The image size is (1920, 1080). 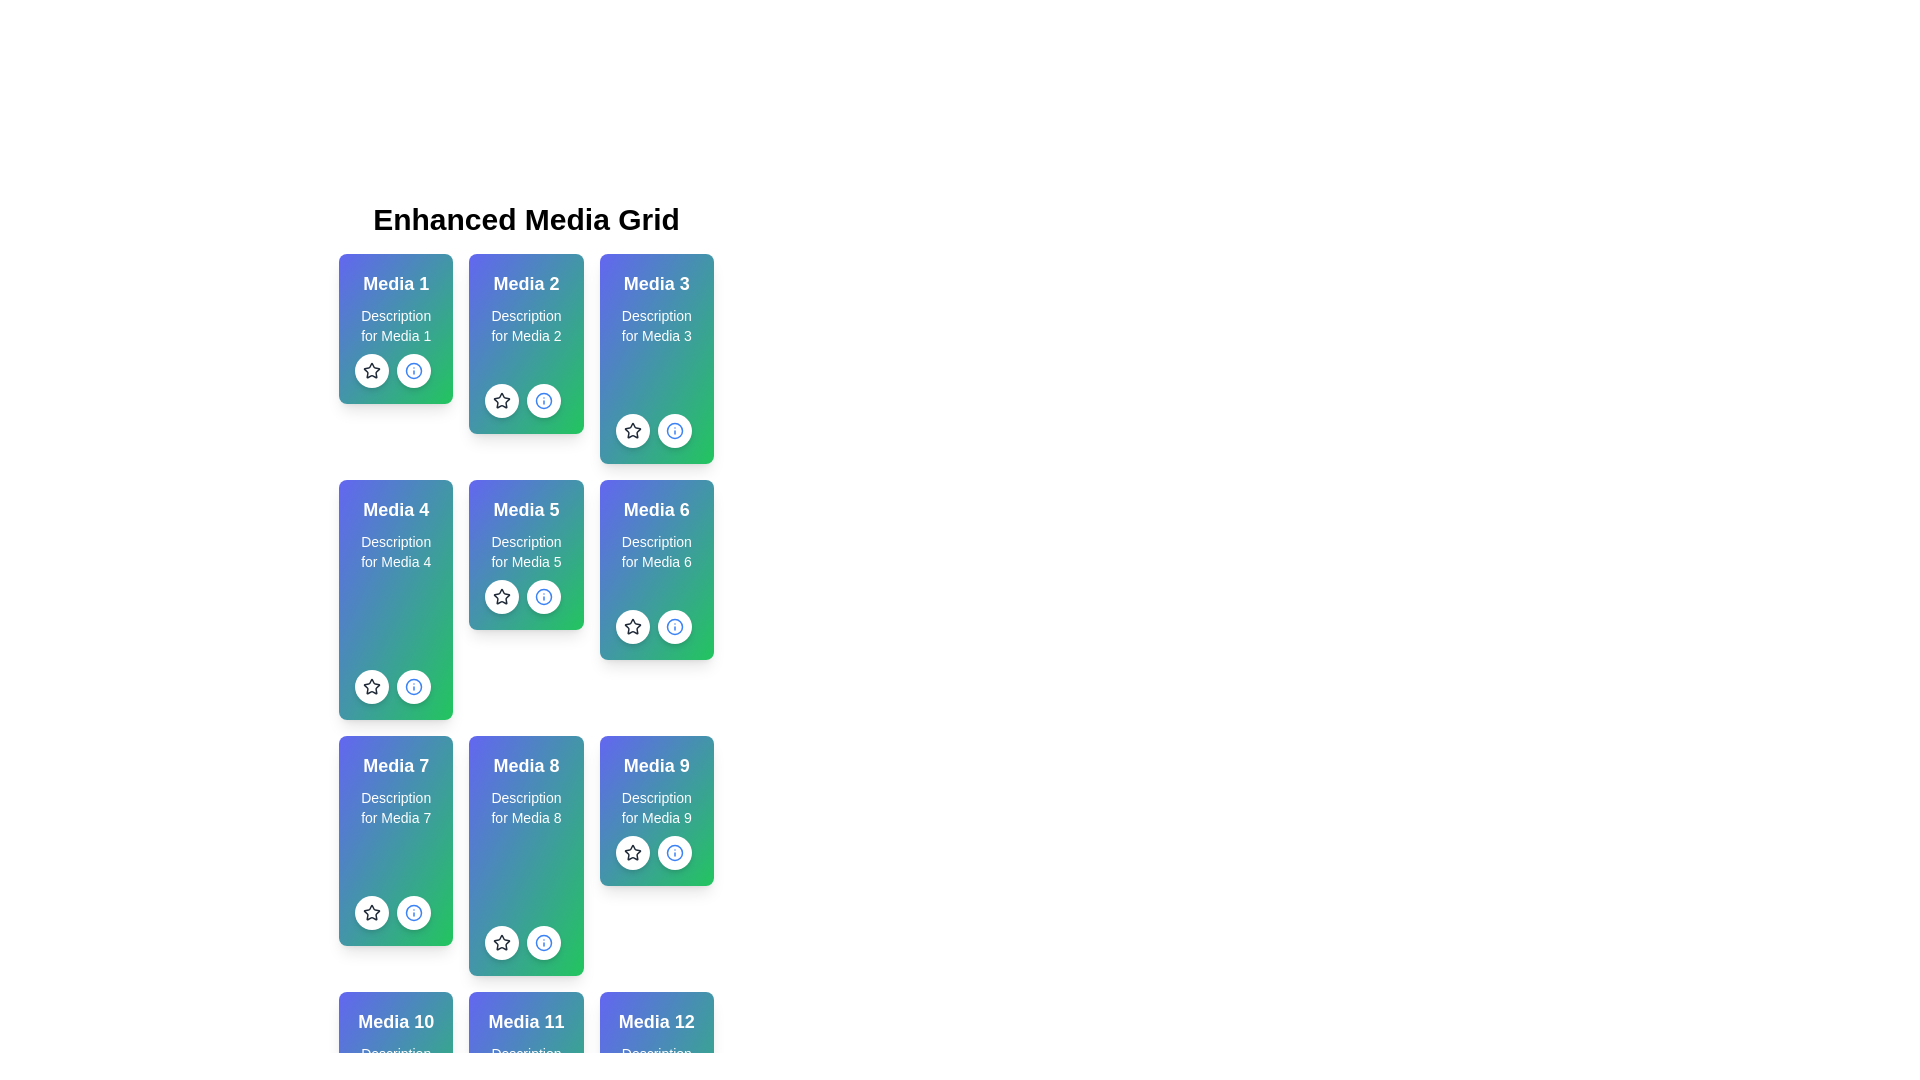 What do you see at coordinates (674, 430) in the screenshot?
I see `the informational icon located at the bottom right corner of the 'Media 3' card in the media grid layout` at bounding box center [674, 430].